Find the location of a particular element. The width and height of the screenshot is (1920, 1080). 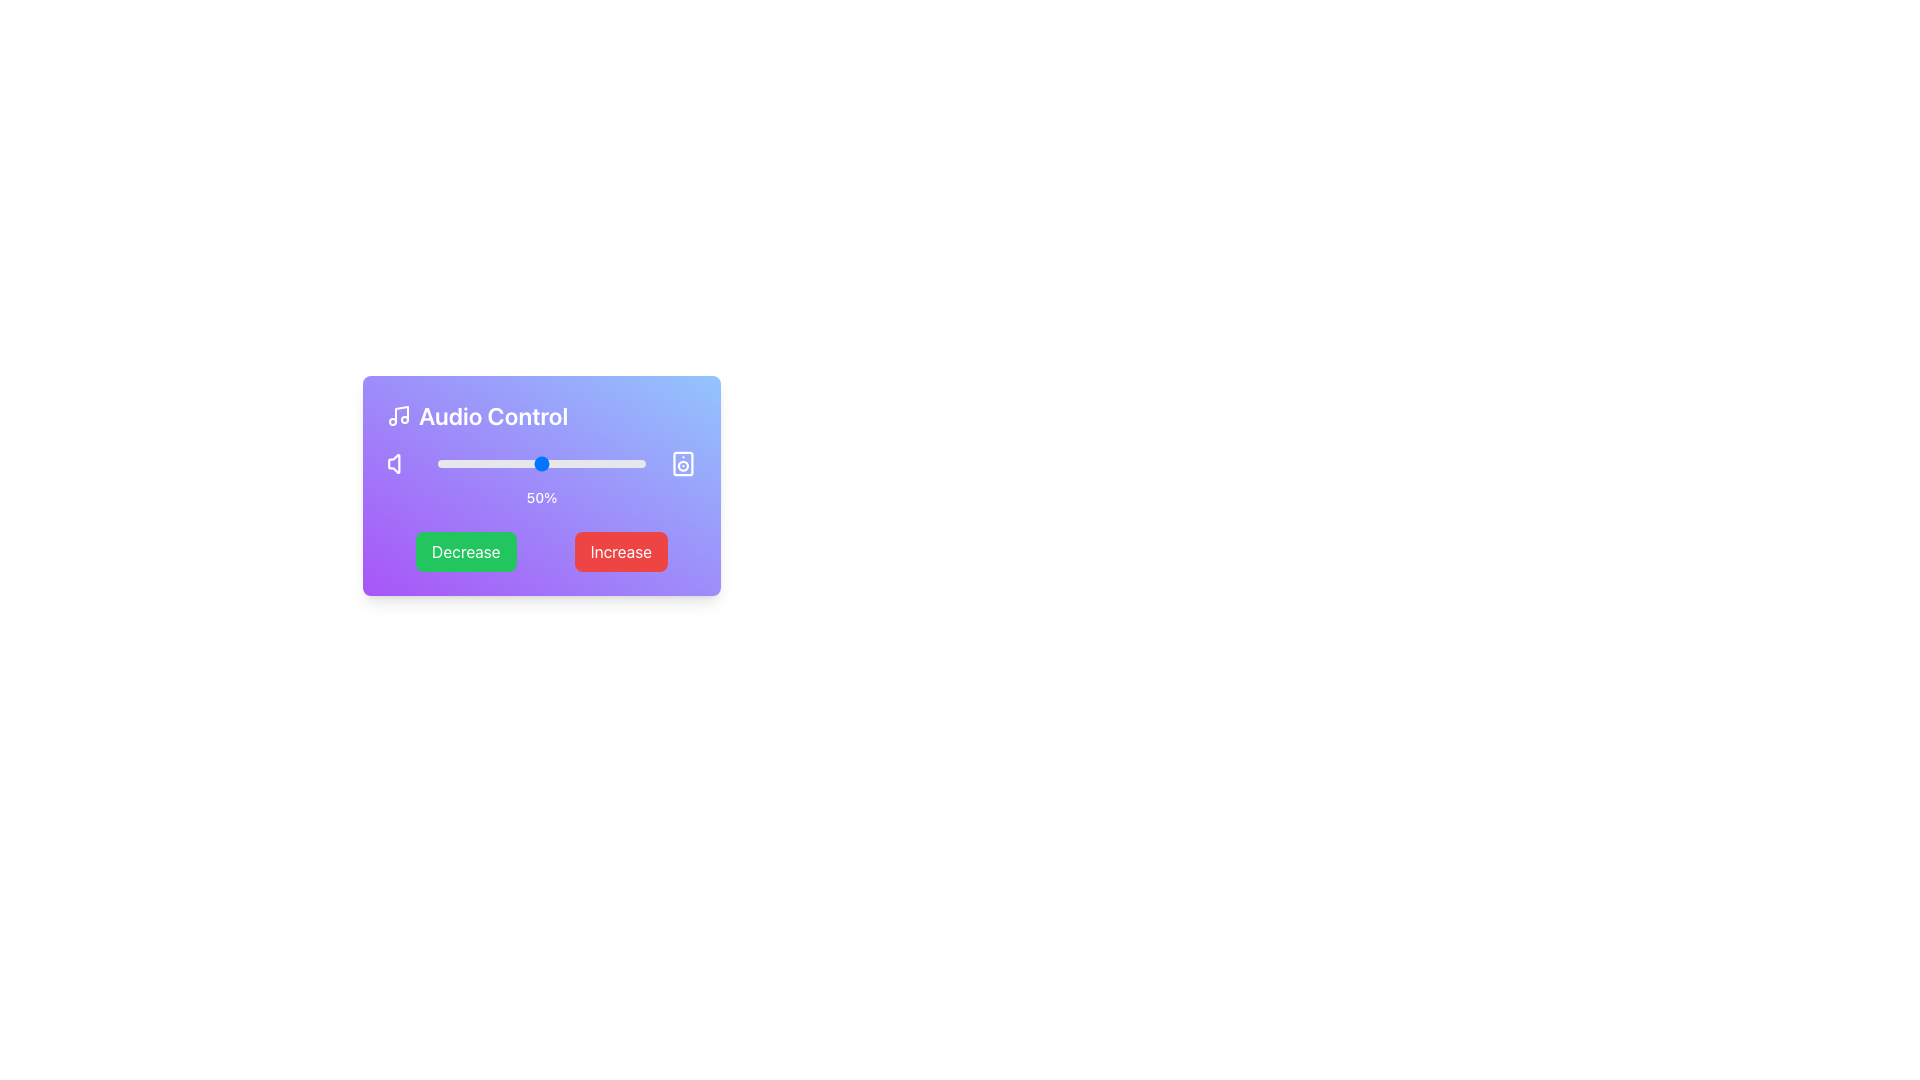

the text label displaying '50%' that is centered below the audio control slider, within a colored gradient background interface is located at coordinates (542, 478).